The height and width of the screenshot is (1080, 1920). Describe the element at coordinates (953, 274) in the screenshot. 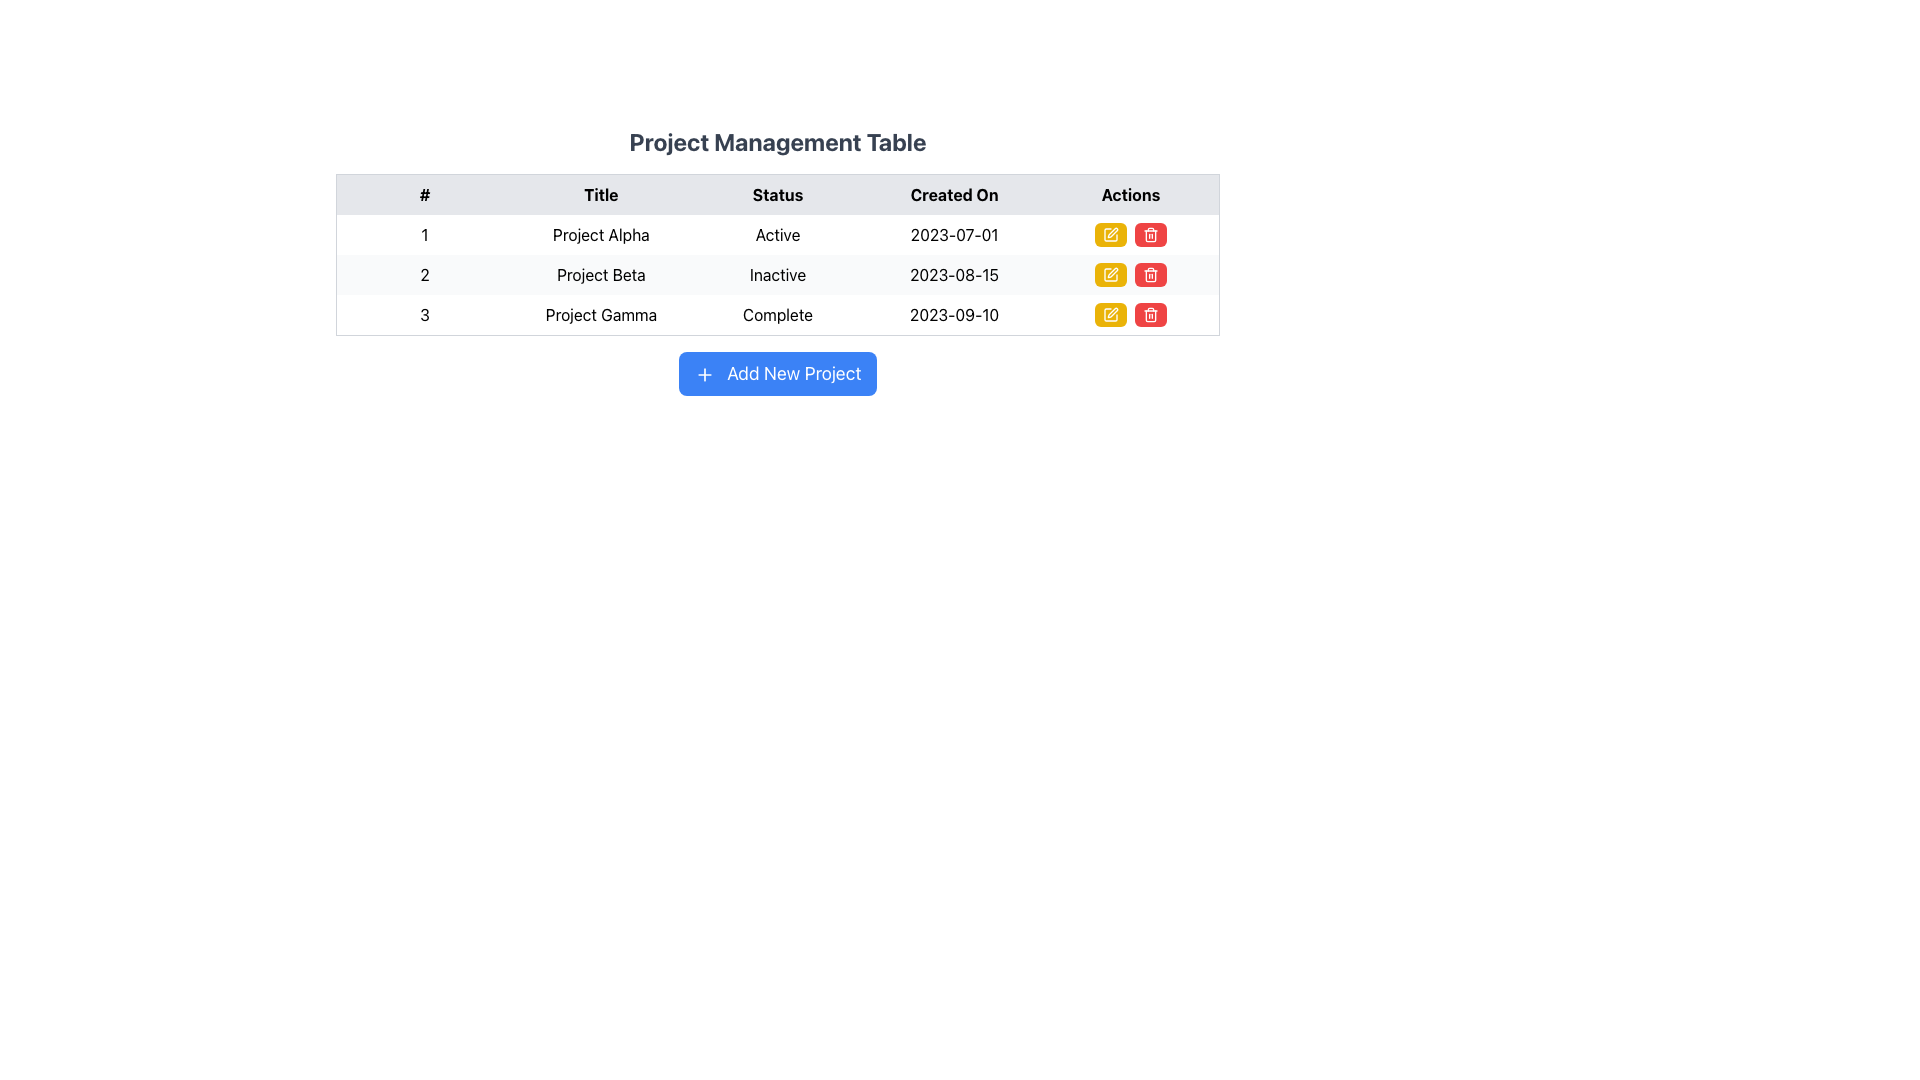

I see `the date text '2023-08-15' located in the 'Created On' column of the second row for 'Project Beta' in the table` at that location.